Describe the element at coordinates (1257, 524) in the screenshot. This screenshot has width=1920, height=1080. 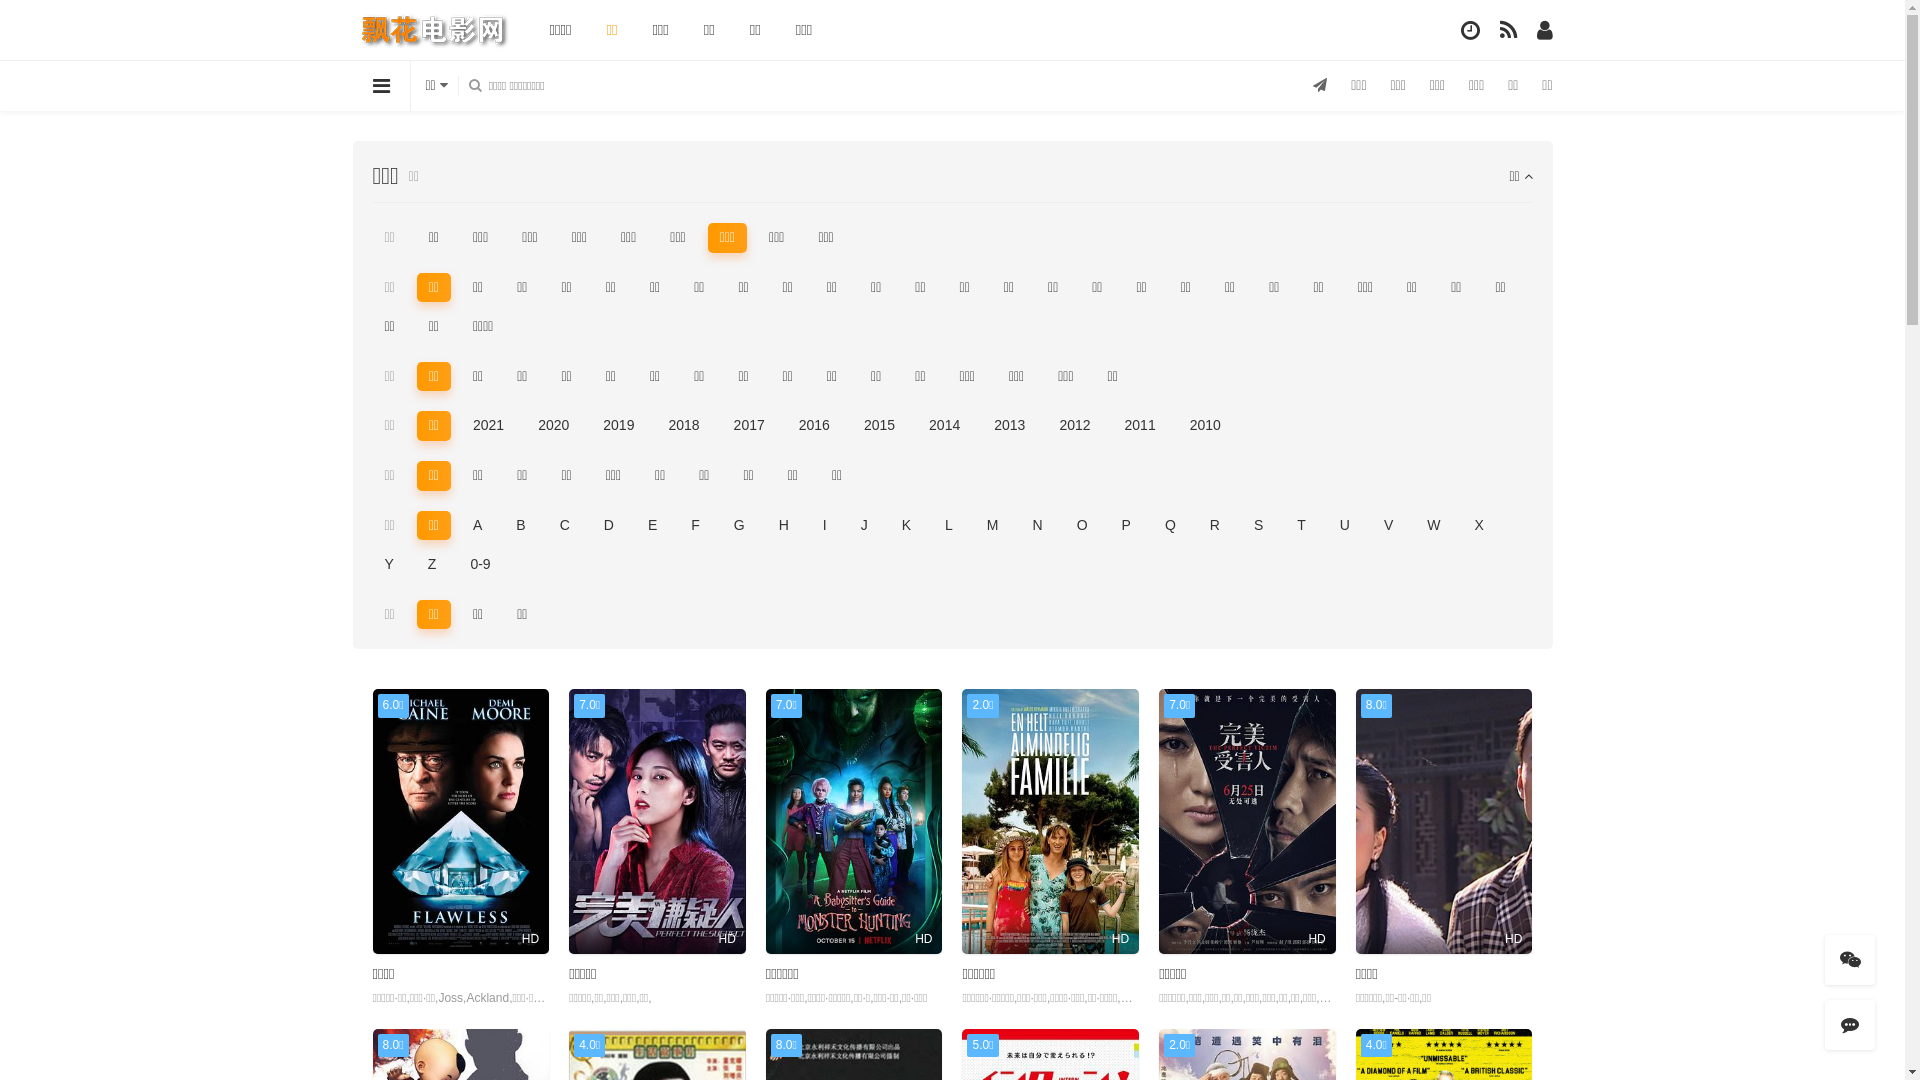
I see `'S'` at that location.